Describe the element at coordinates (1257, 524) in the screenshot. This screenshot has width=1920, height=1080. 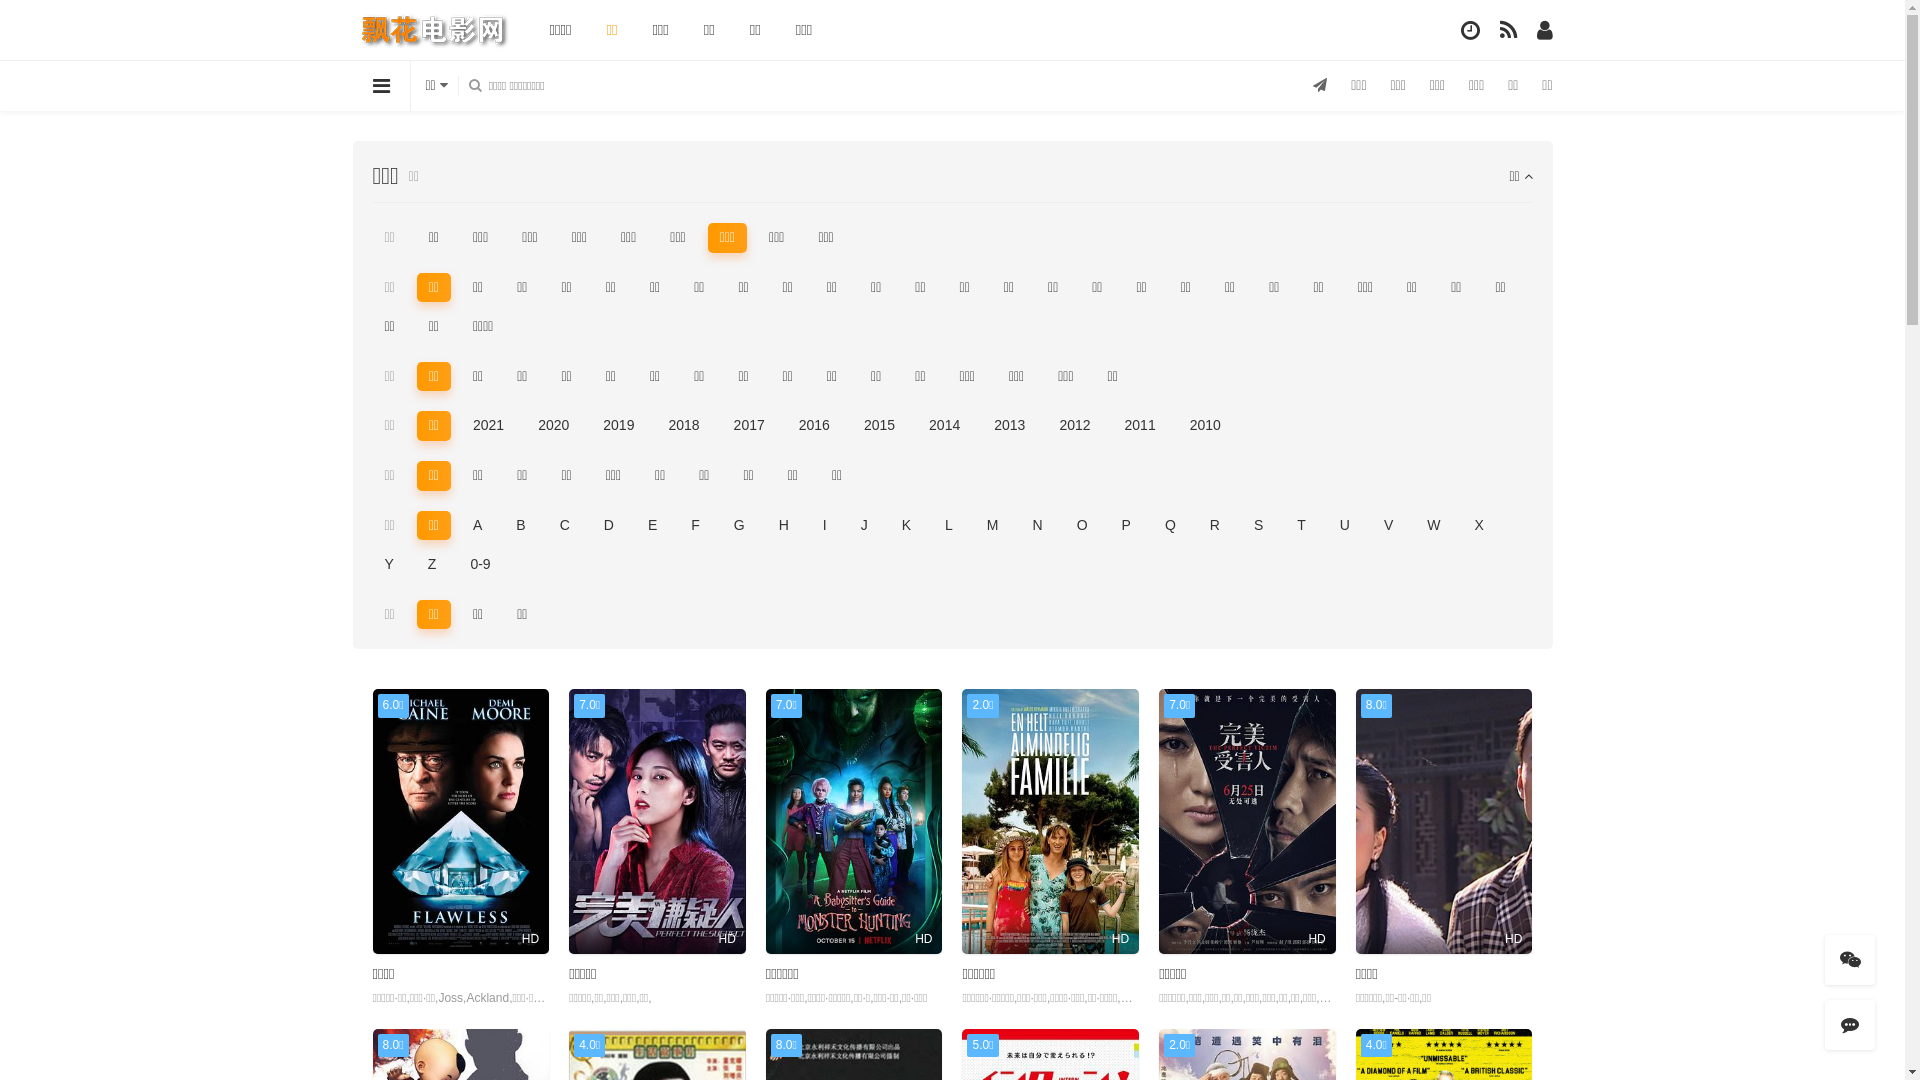
I see `'S'` at that location.